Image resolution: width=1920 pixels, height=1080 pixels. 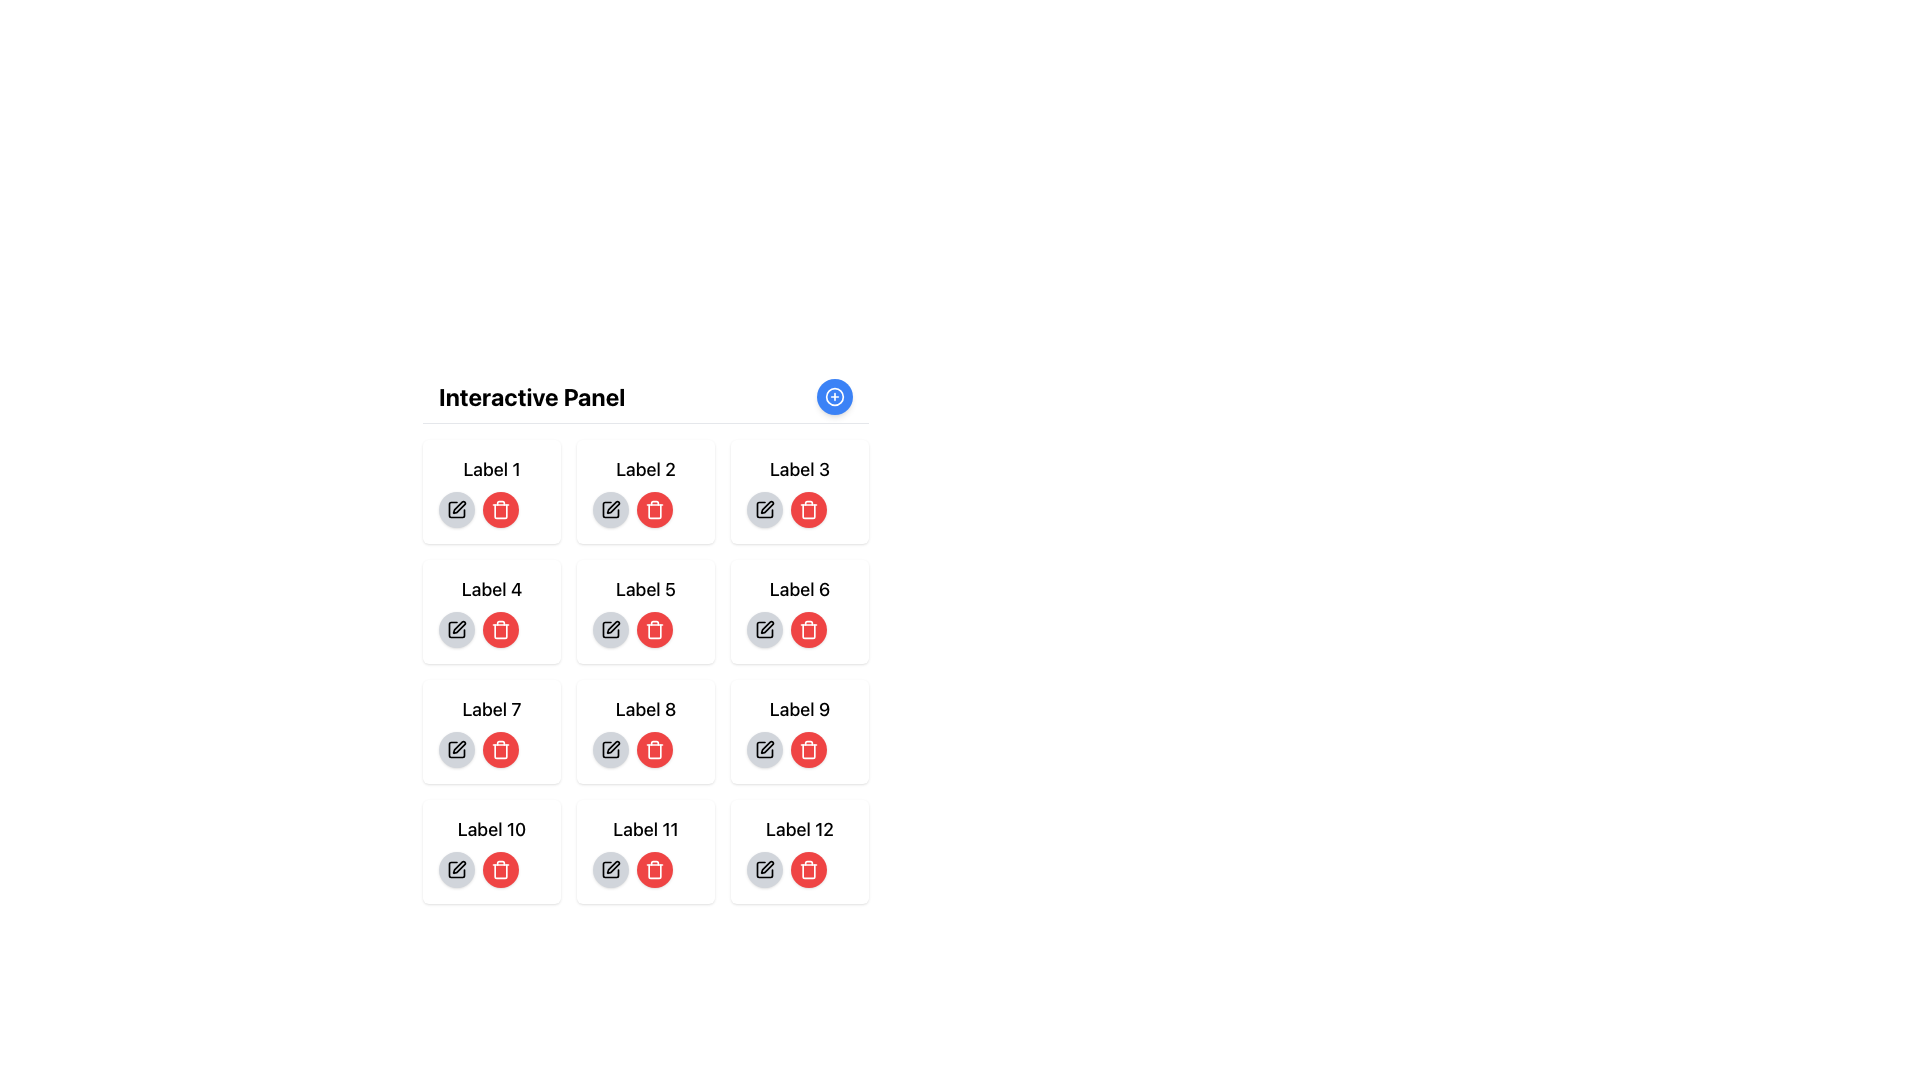 I want to click on the edit icon button located in the top-right corner of the grid under the 'Interactive Panel' for 'Label 3', so click(x=763, y=508).